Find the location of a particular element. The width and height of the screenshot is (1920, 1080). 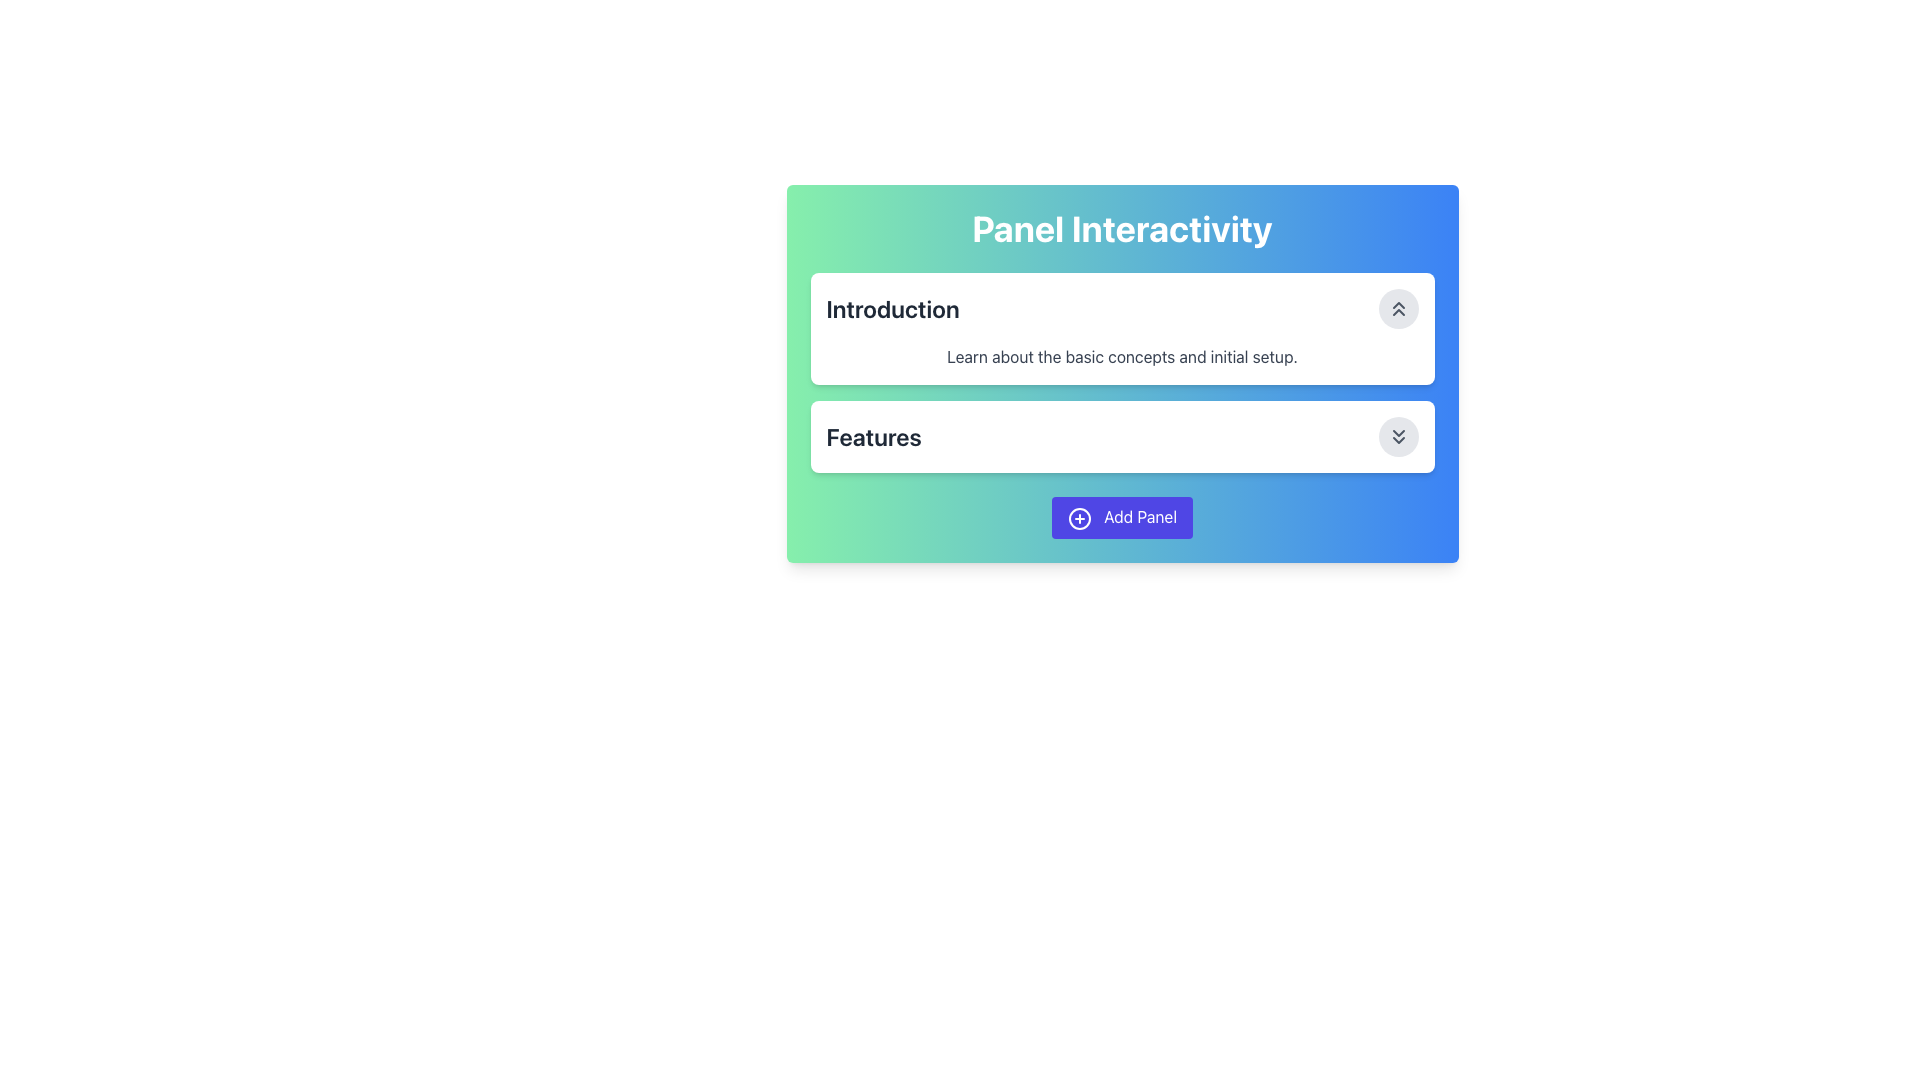

the SVG graphic depicting the chevrons located in the circular clickable area on the right edge of the white rounded rectangle box labeled 'Introduction' is located at coordinates (1397, 308).